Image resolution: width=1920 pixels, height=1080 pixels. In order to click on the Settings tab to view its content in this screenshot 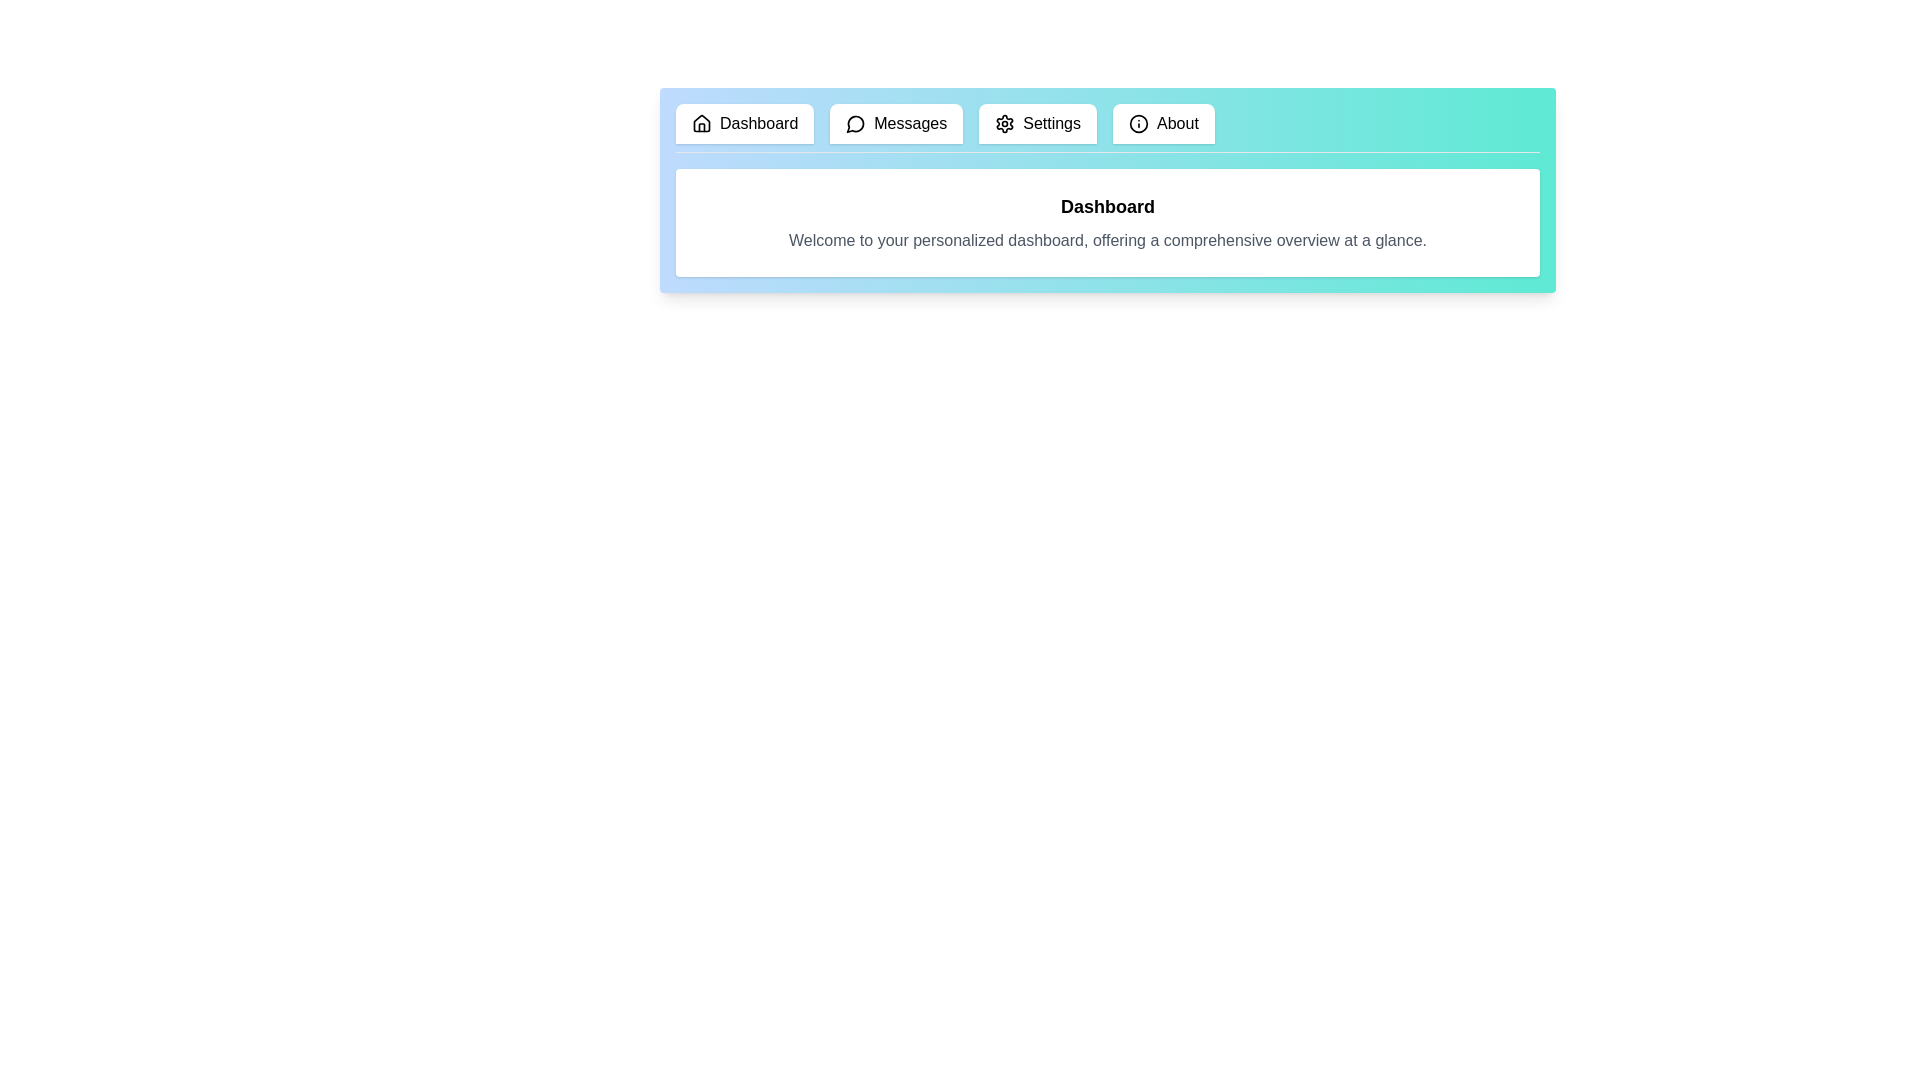, I will do `click(1037, 123)`.